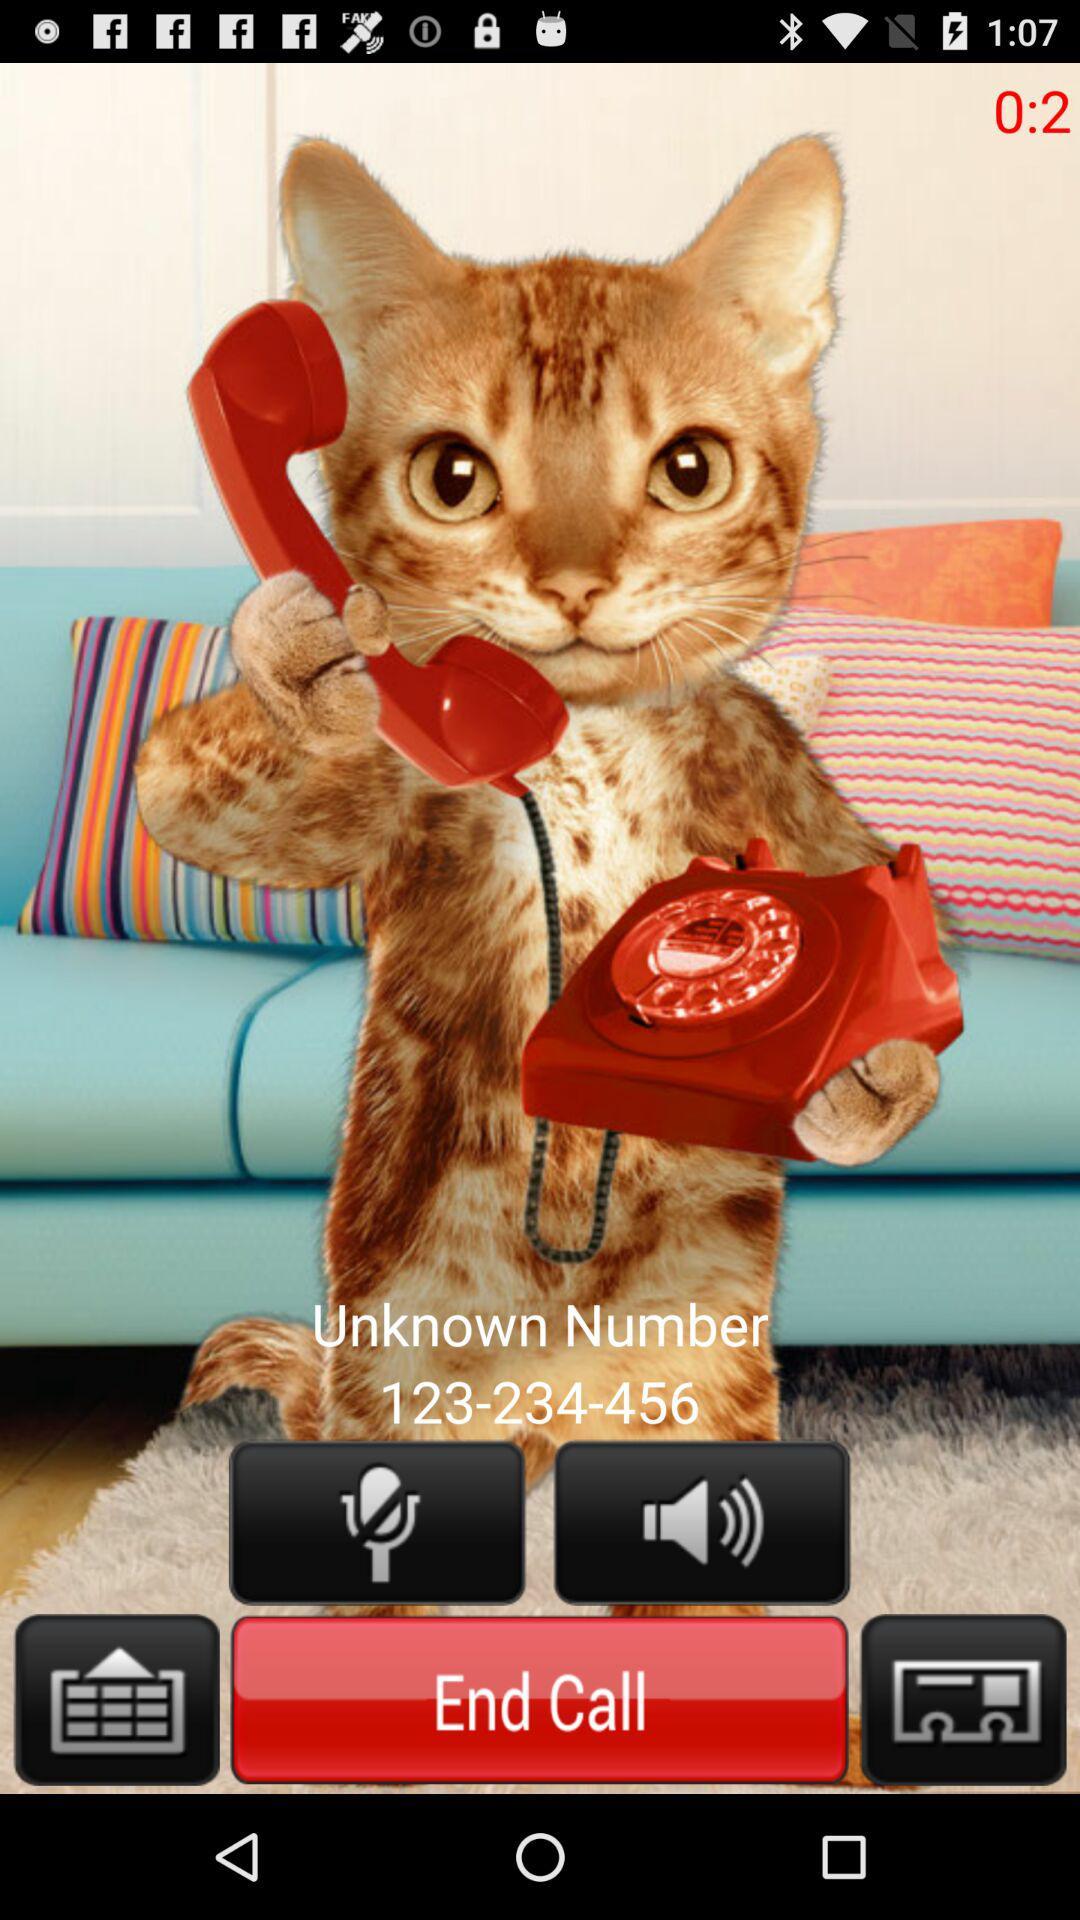 The height and width of the screenshot is (1920, 1080). What do you see at coordinates (377, 1521) in the screenshot?
I see `click the microphone option` at bounding box center [377, 1521].